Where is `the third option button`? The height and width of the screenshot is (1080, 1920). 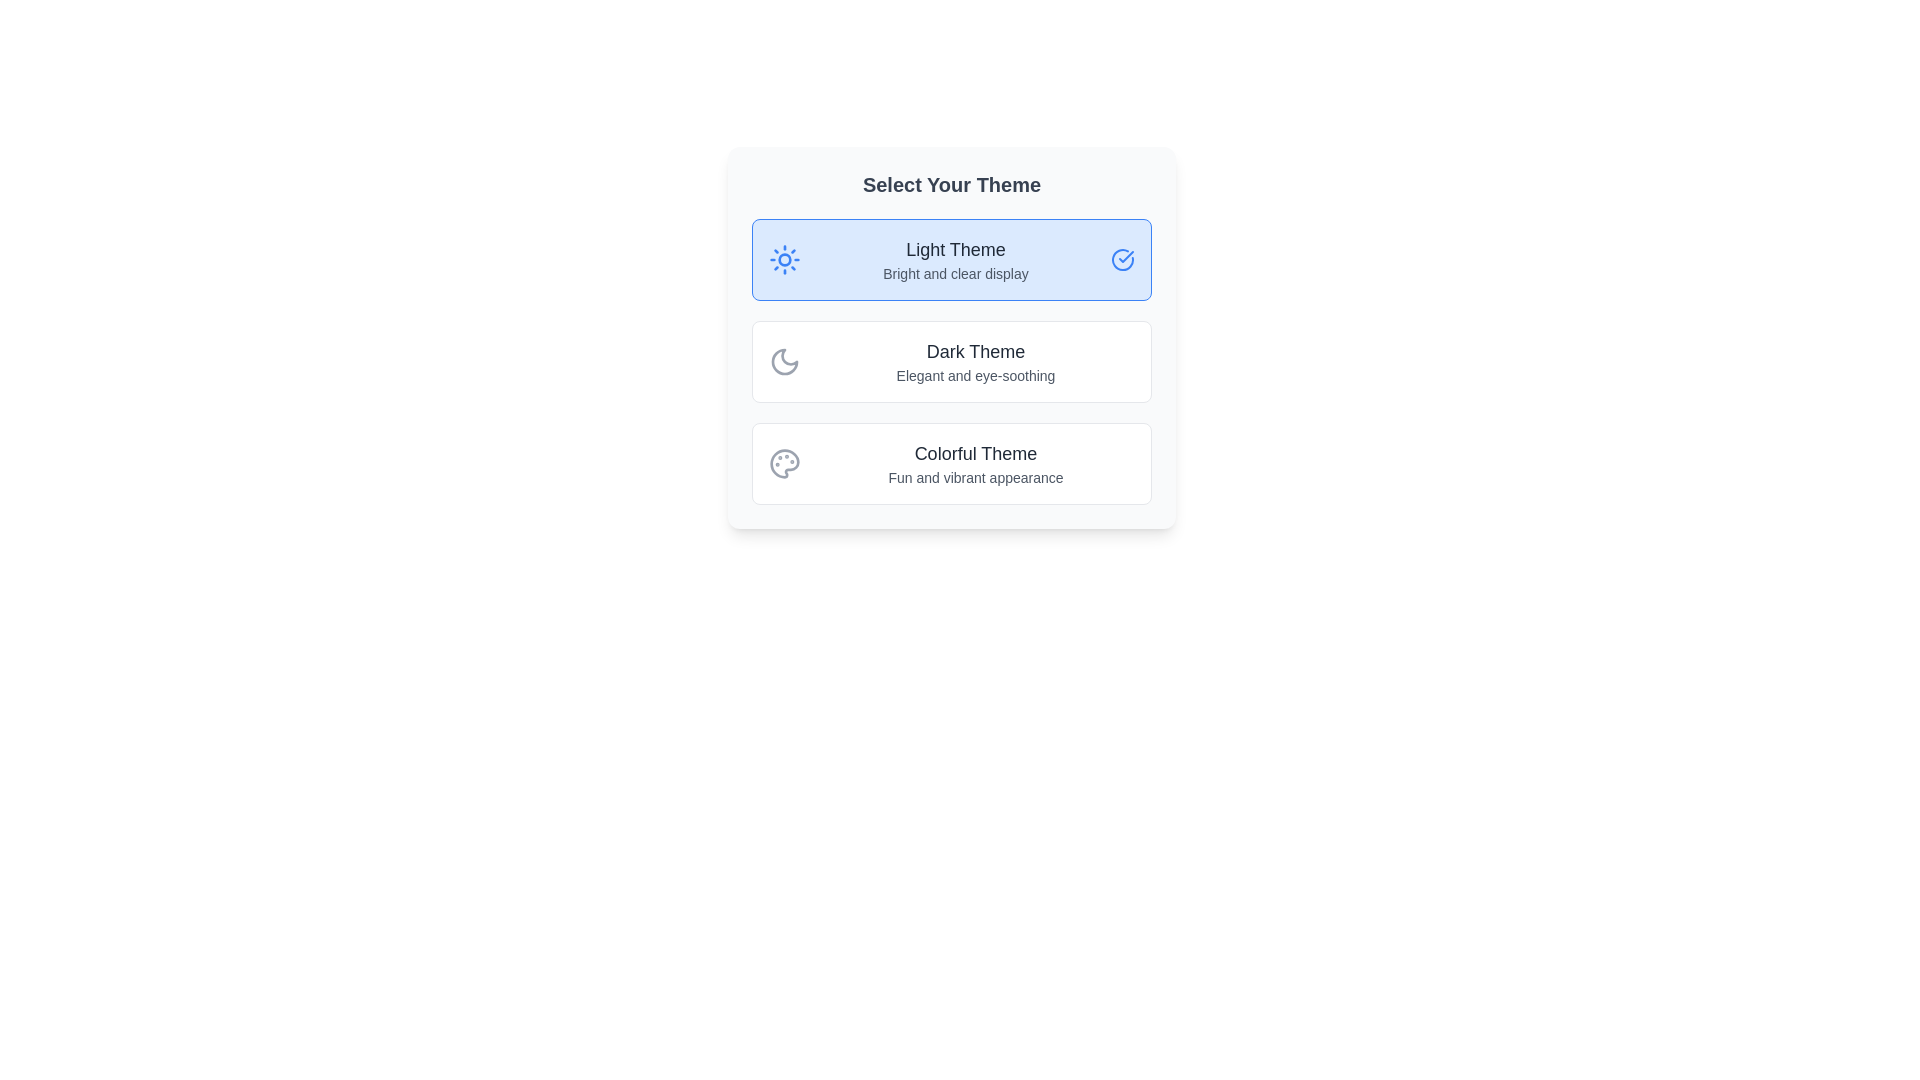
the third option button is located at coordinates (950, 463).